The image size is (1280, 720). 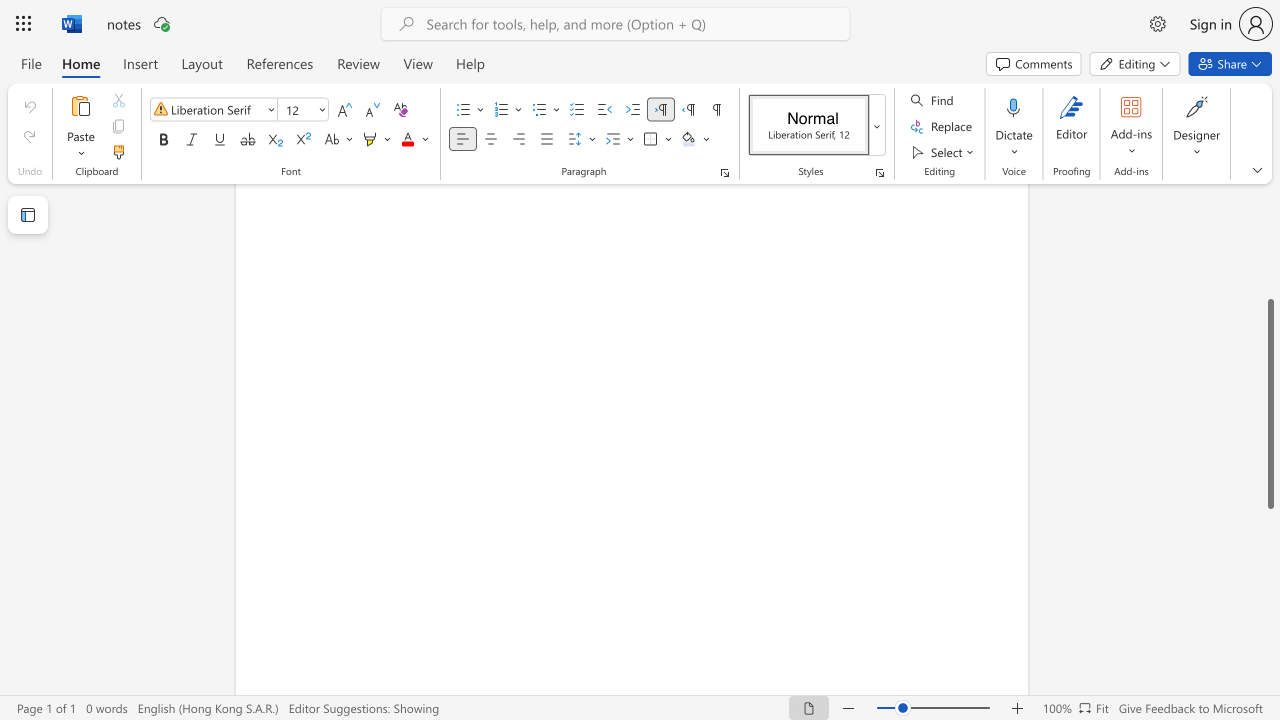 What do you see at coordinates (1269, 228) in the screenshot?
I see `the right-hand scrollbar to ascend the page` at bounding box center [1269, 228].